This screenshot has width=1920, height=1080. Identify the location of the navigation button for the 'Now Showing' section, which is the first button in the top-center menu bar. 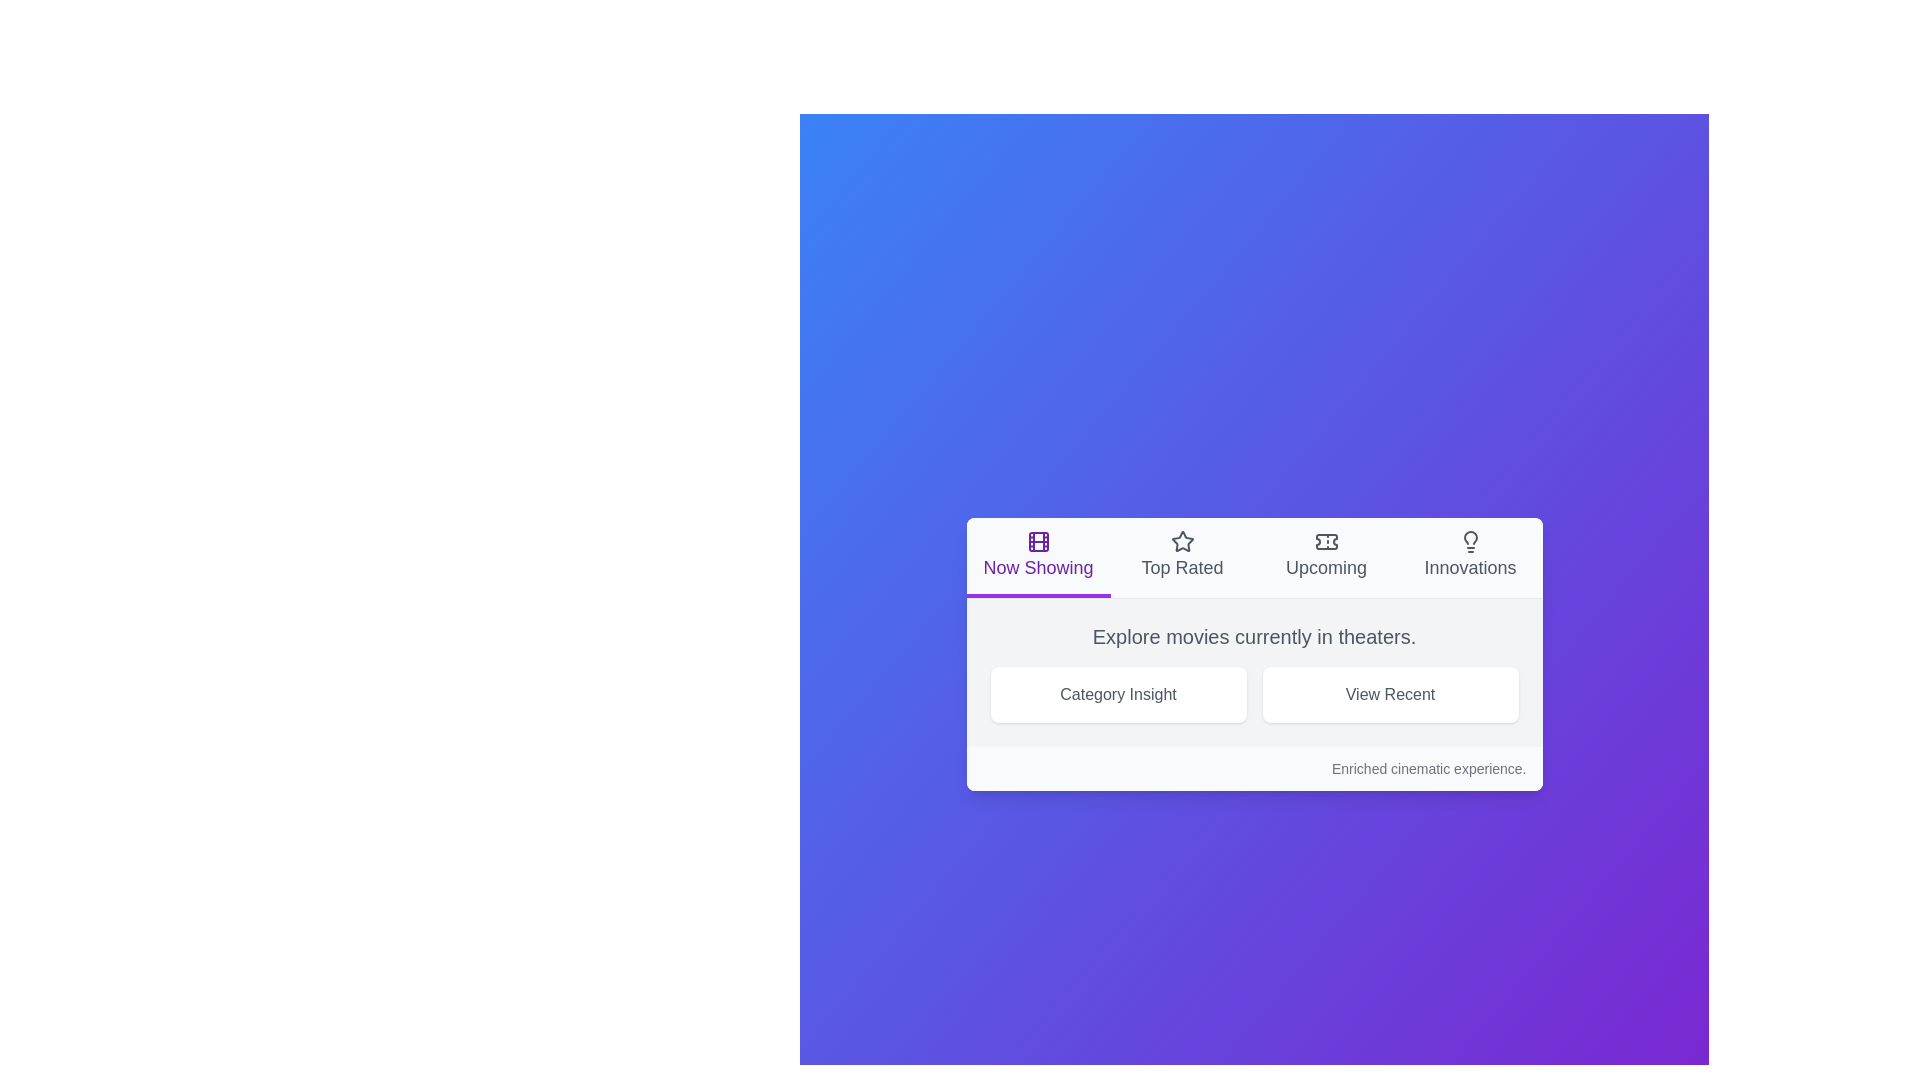
(1038, 557).